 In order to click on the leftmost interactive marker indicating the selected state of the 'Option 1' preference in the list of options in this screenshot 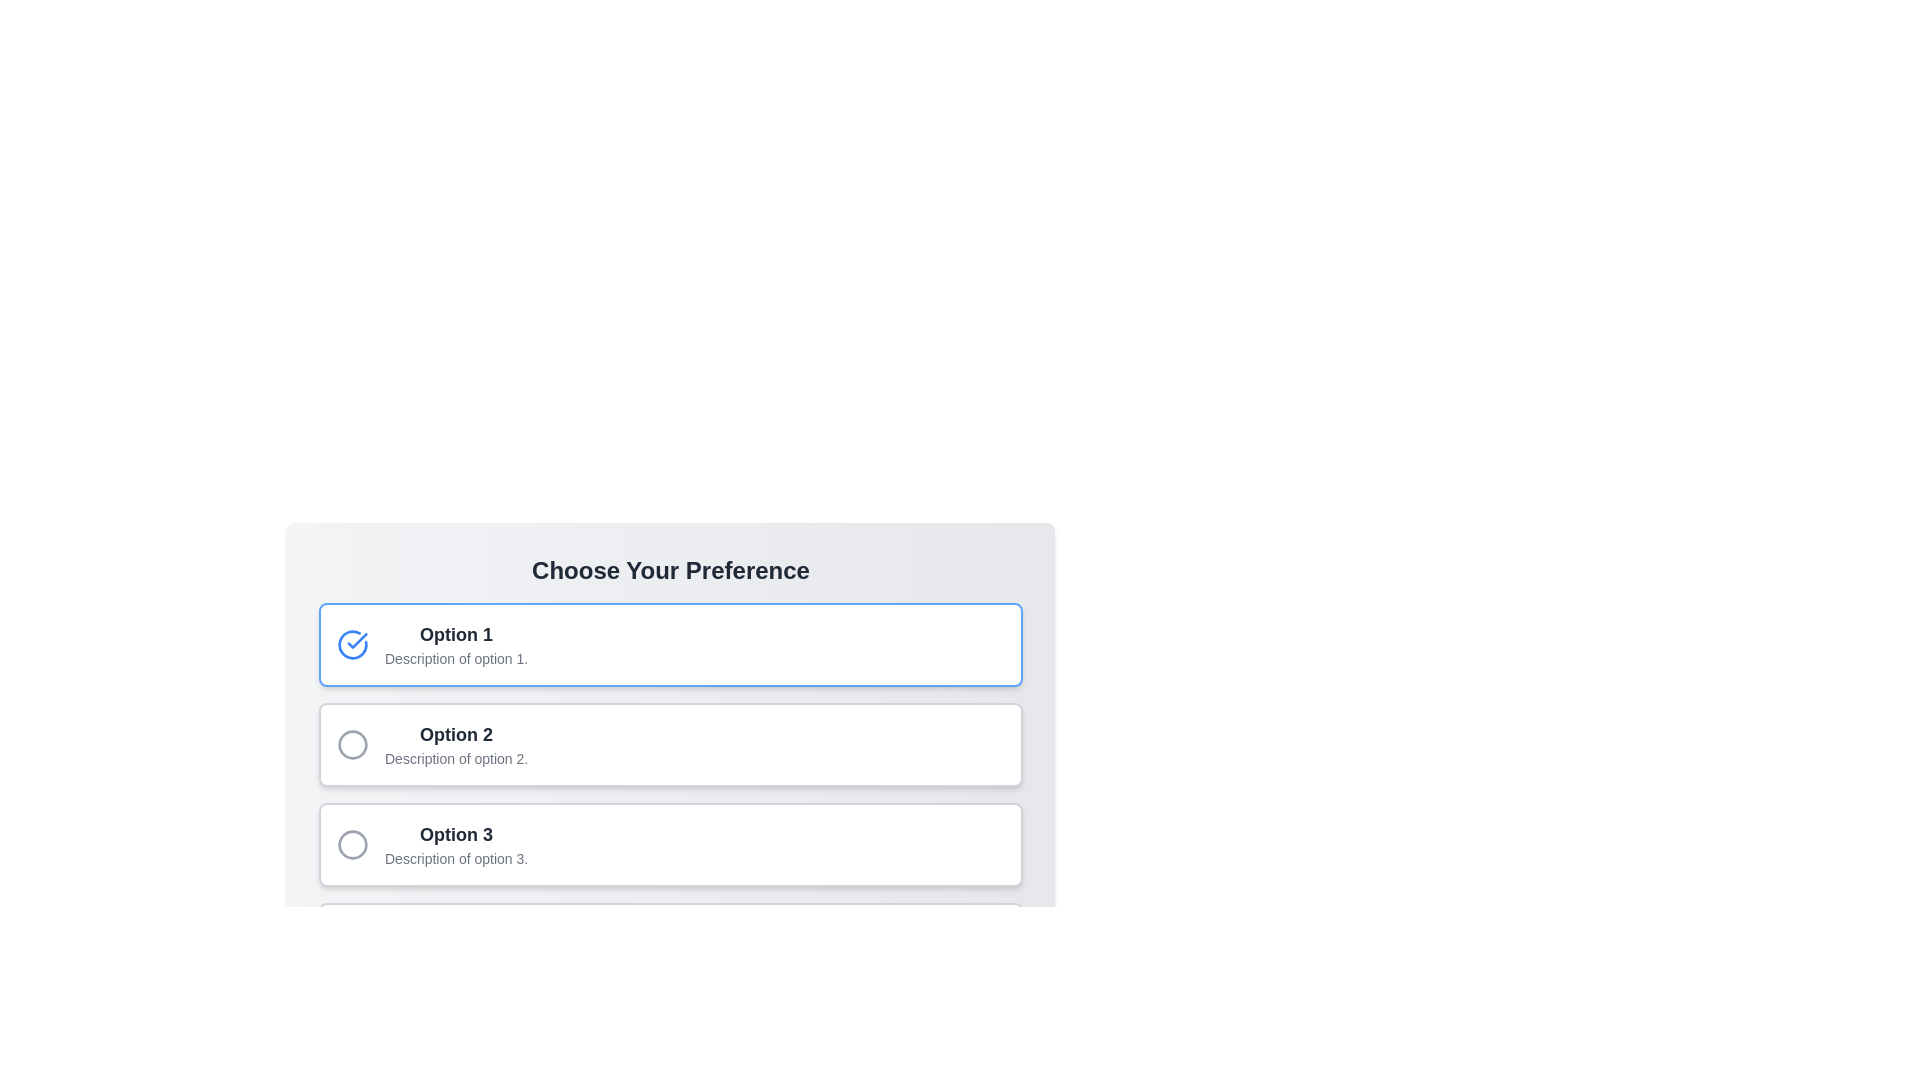, I will do `click(353, 644)`.